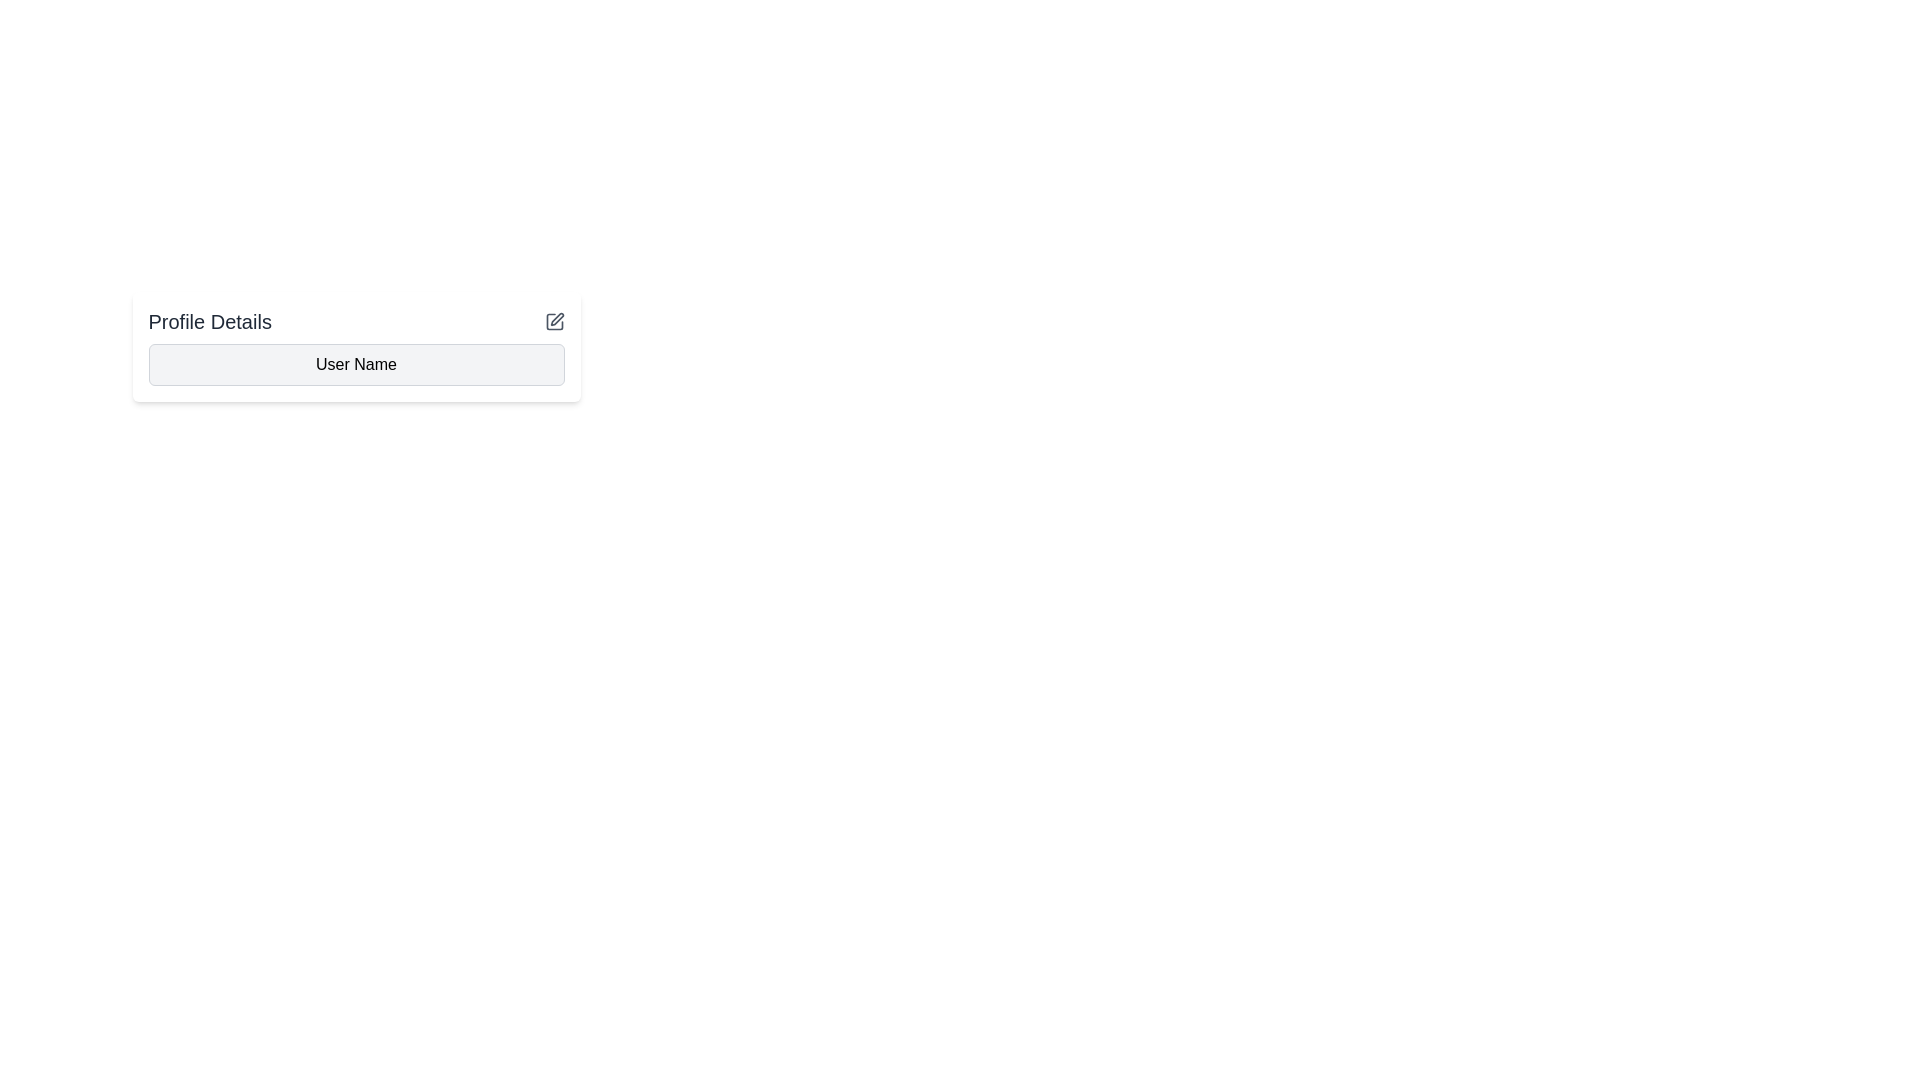  I want to click on the static text field labeled 'User Name' which is a rectangular field with rounded corners and a light gray background, located within the 'Profile Details' card, so click(356, 365).